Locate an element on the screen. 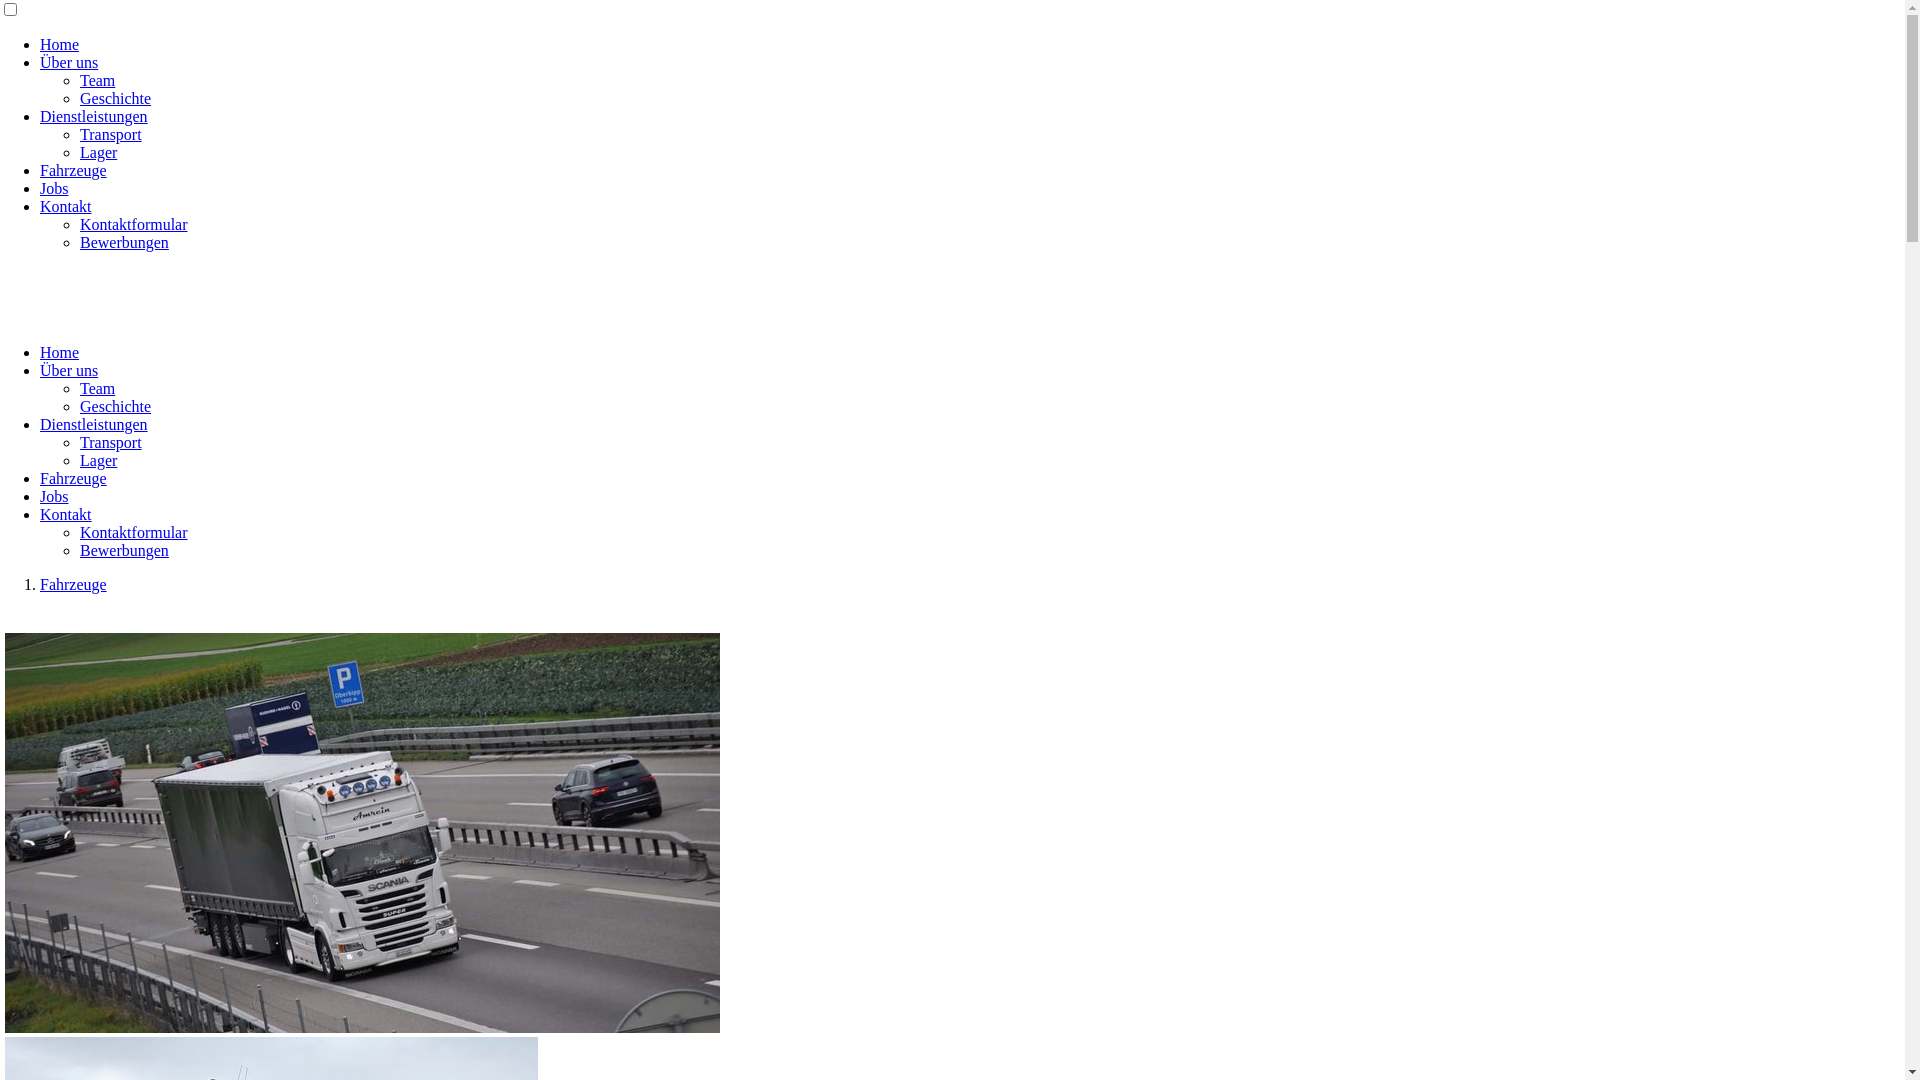 The image size is (1920, 1080). 'Jobs' is located at coordinates (53, 495).